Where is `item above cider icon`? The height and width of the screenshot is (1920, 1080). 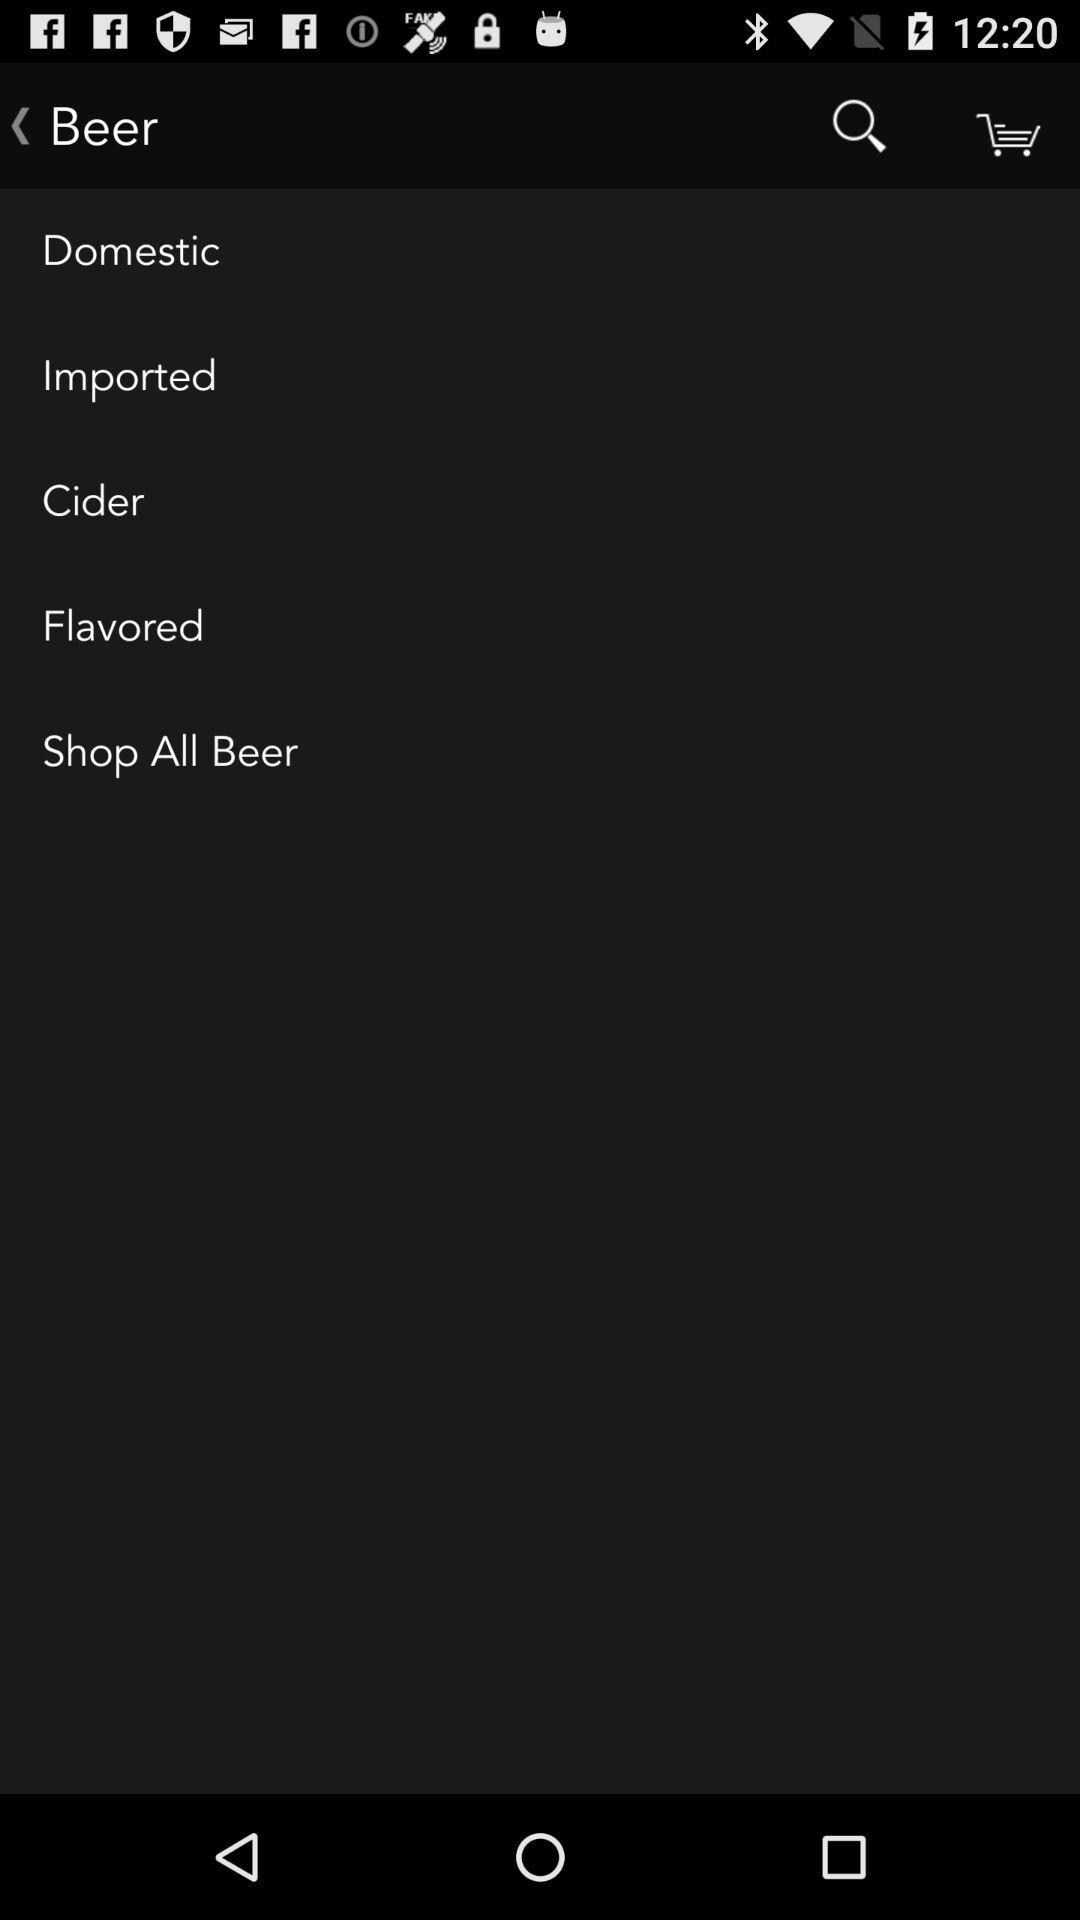 item above cider icon is located at coordinates (540, 377).